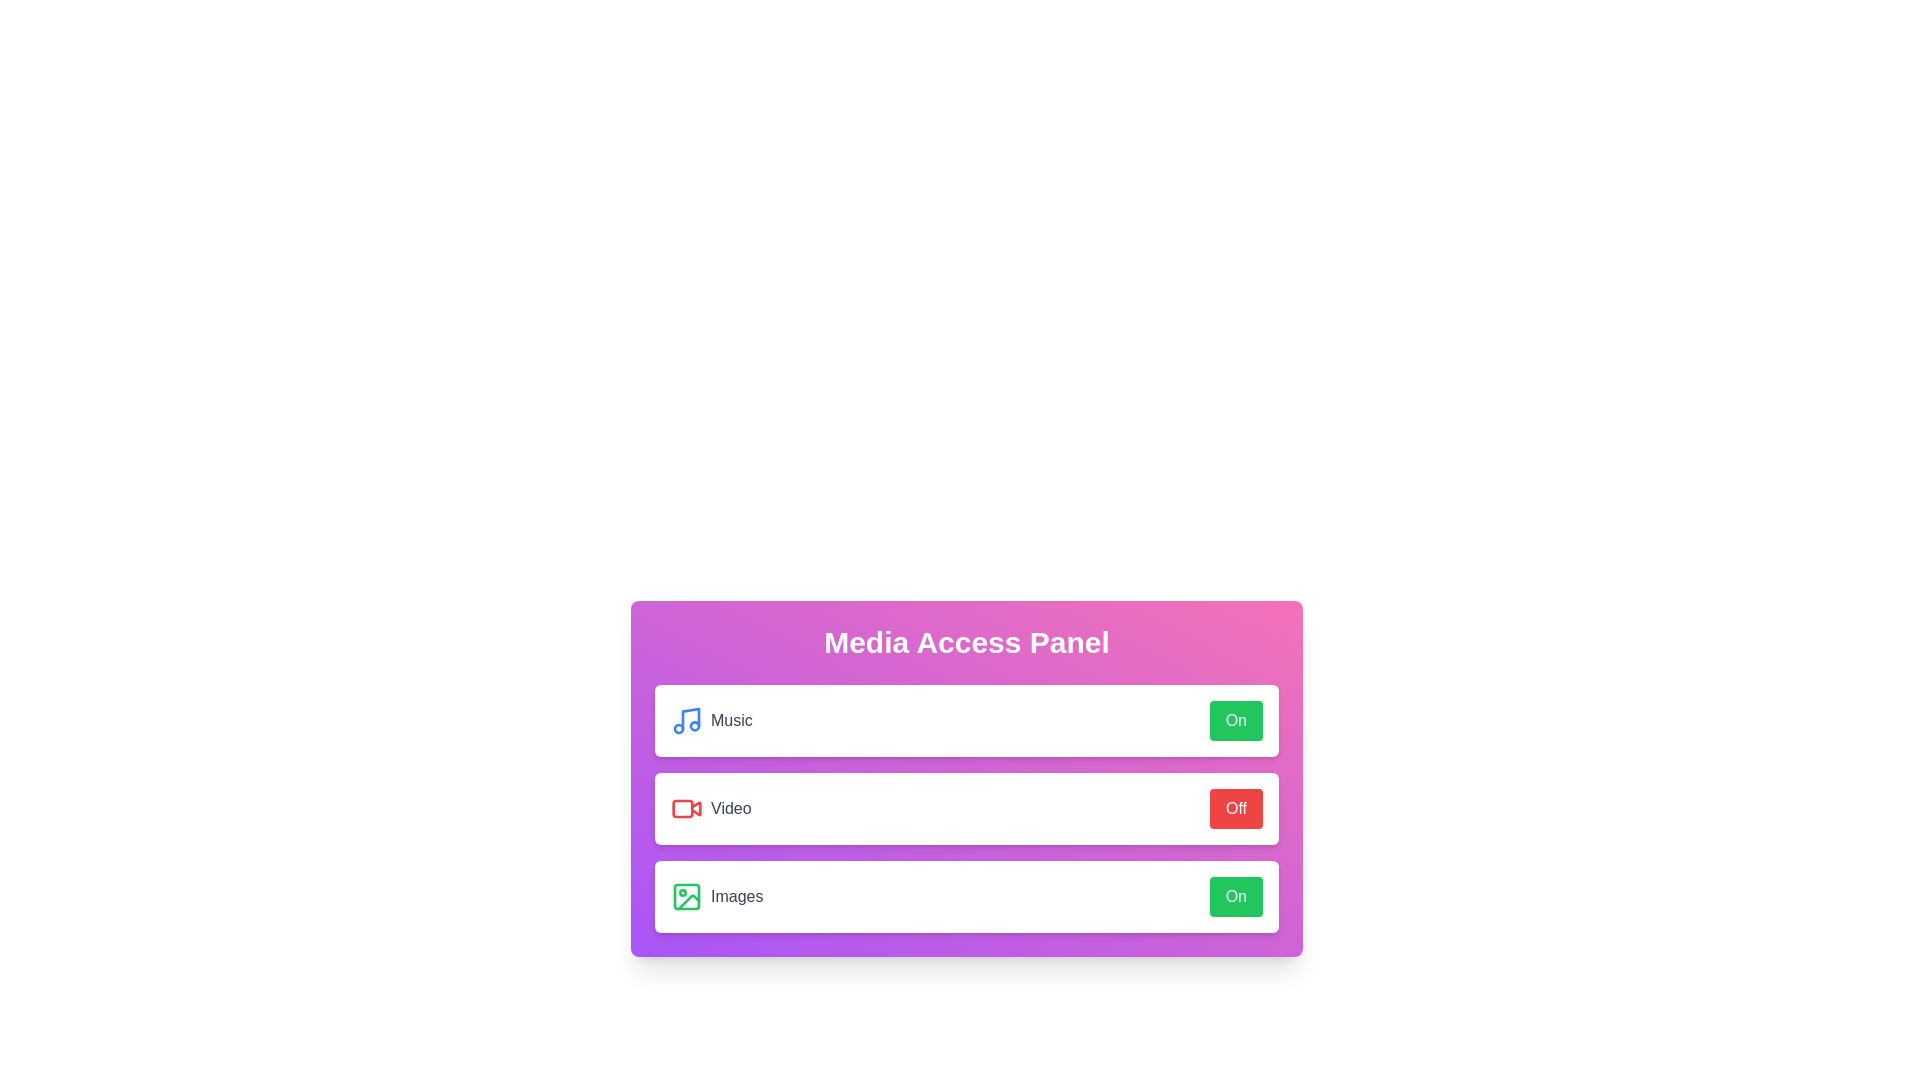 Image resolution: width=1920 pixels, height=1080 pixels. Describe the element at coordinates (710, 808) in the screenshot. I see `the media type text Video for inspection` at that location.